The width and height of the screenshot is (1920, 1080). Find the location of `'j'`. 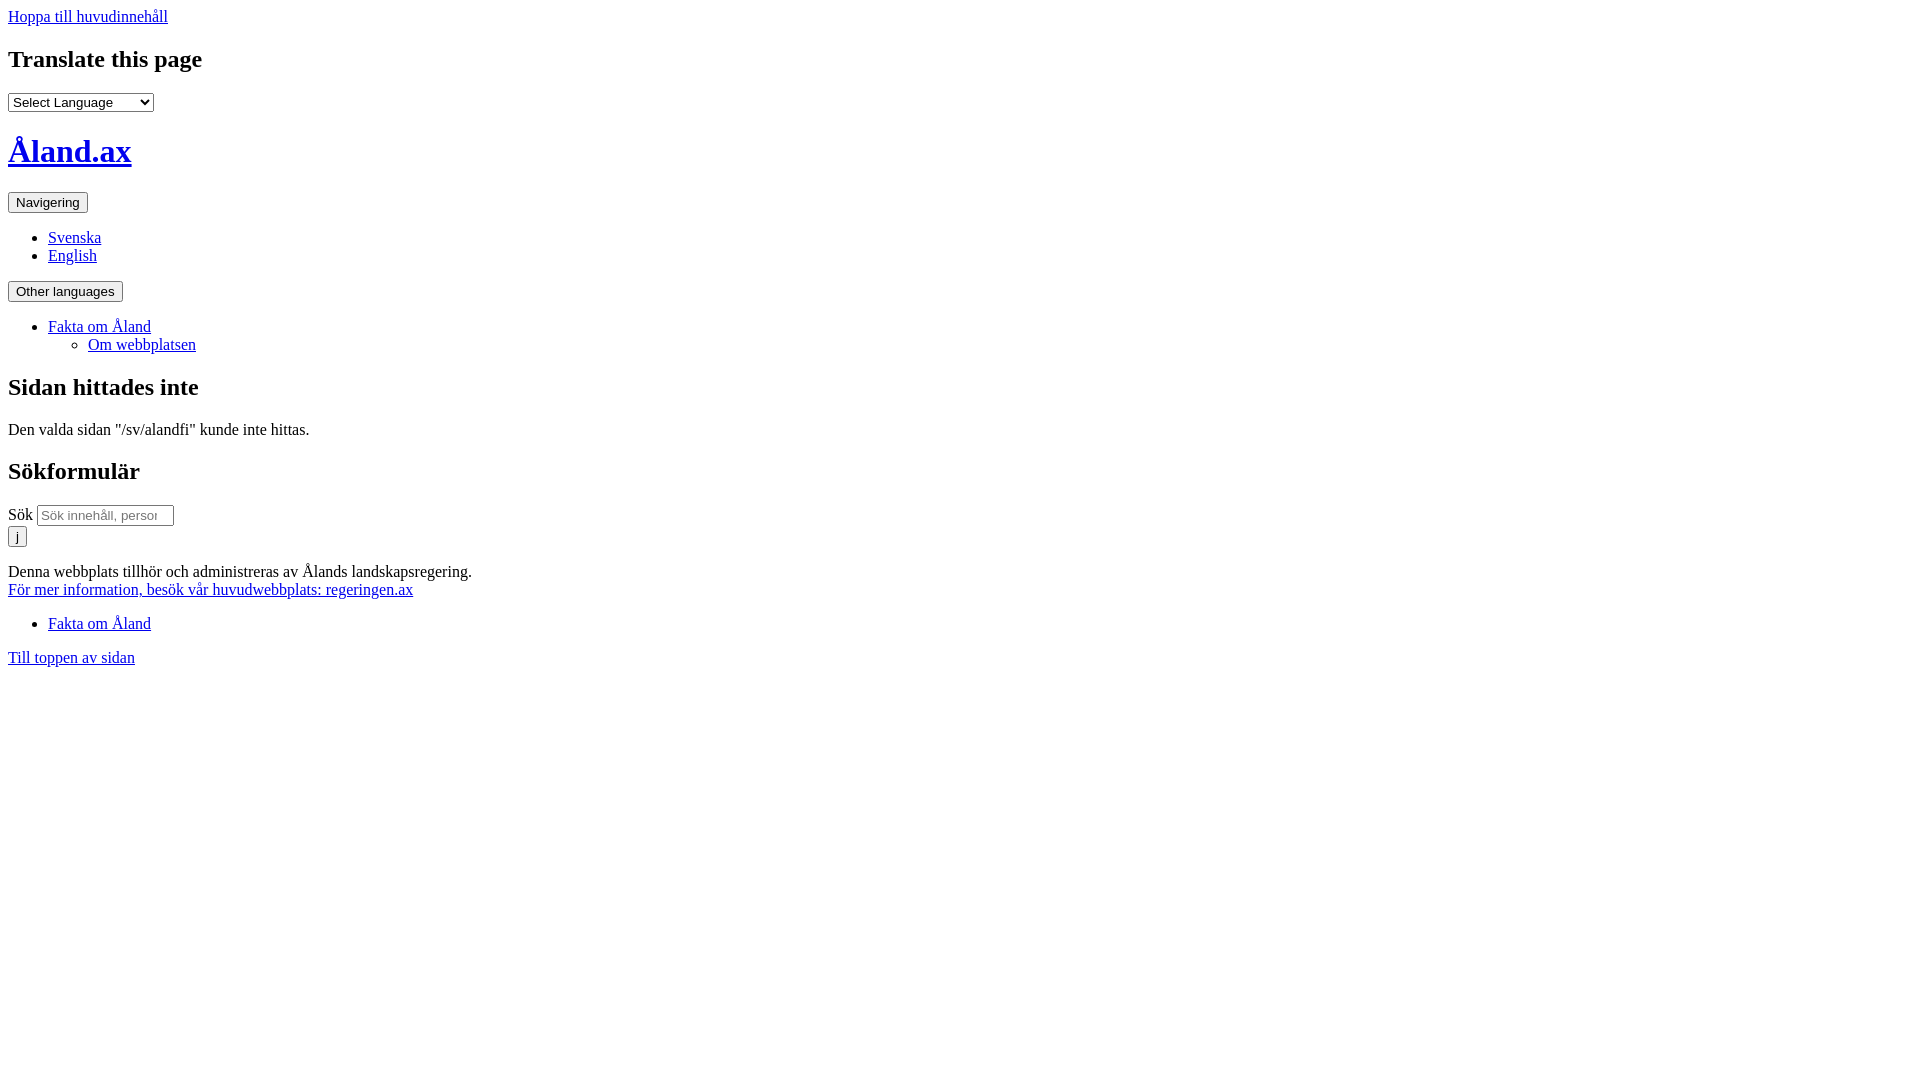

'j' is located at coordinates (8, 535).